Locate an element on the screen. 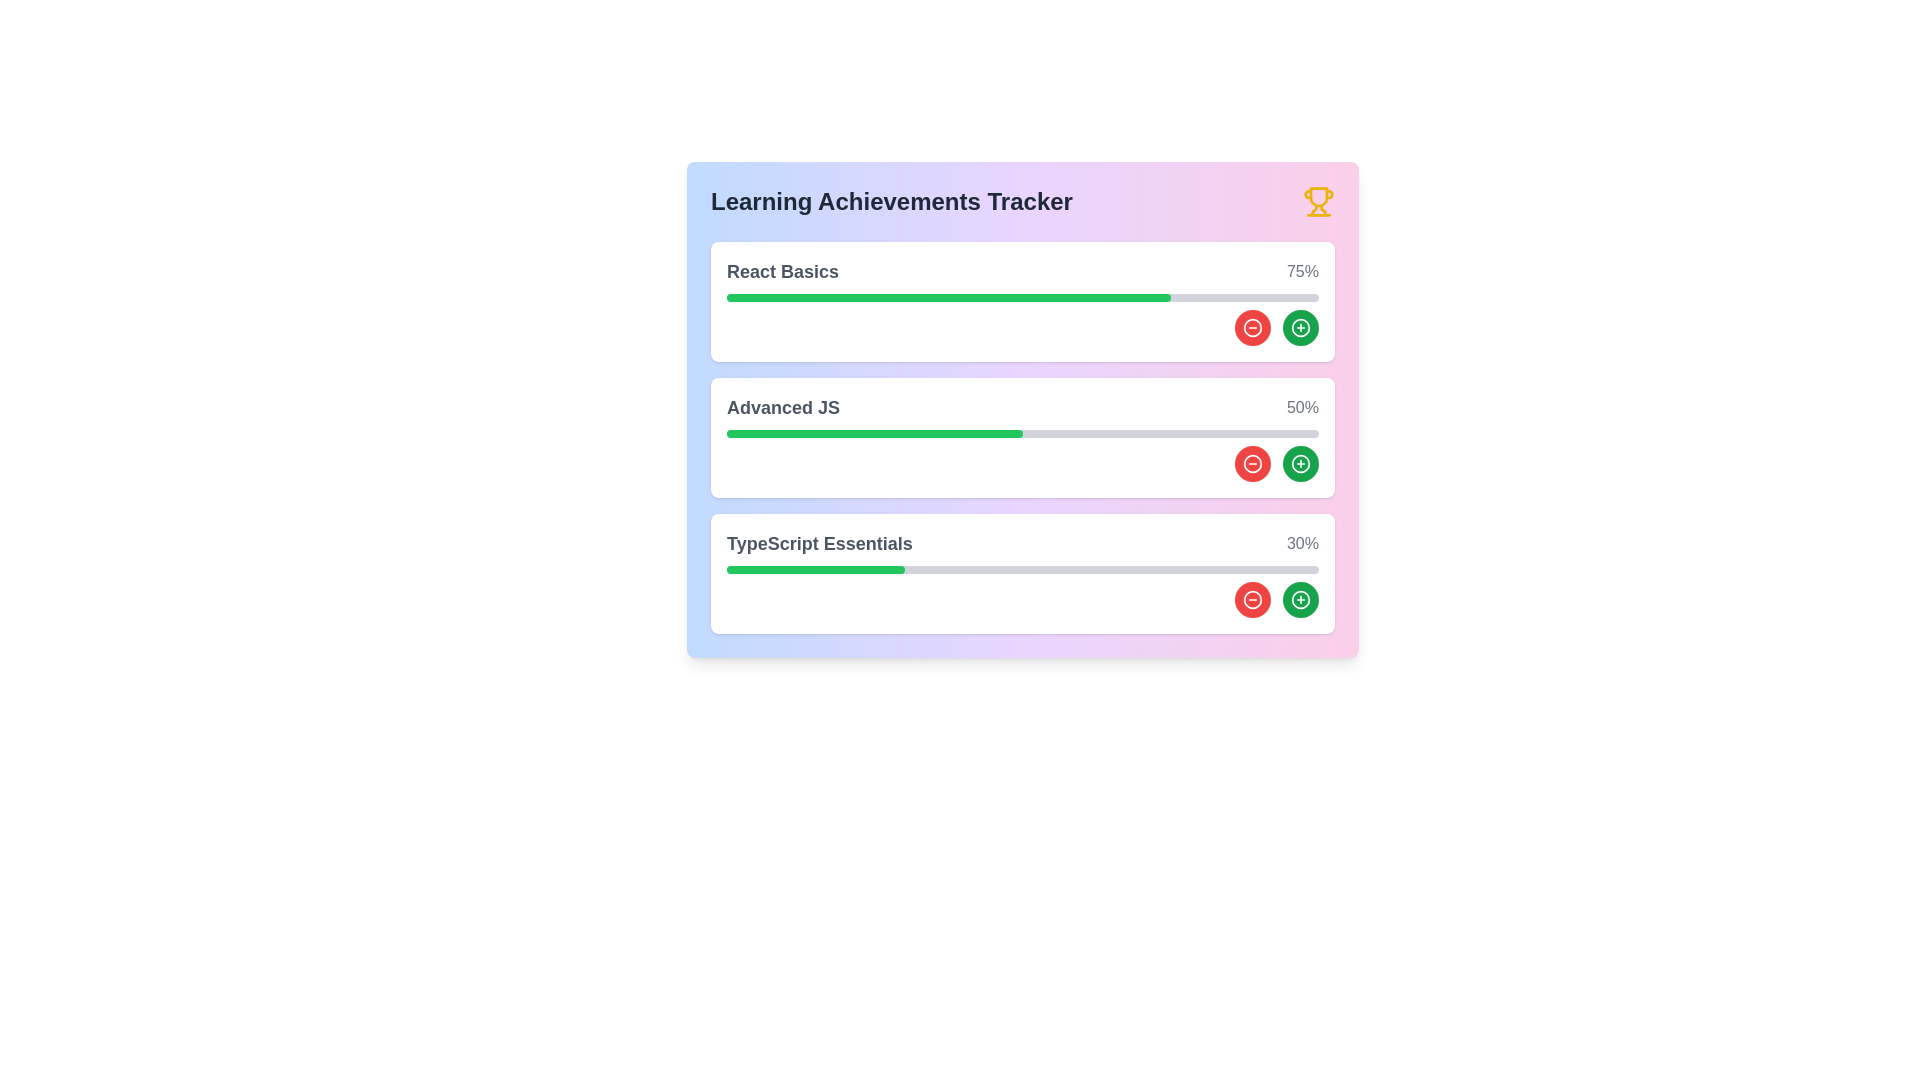 The width and height of the screenshot is (1920, 1080). the button located on the far right side of the second progress bar labeled 'Advanced JS', adjacent to the progress label '50%' is located at coordinates (1300, 463).